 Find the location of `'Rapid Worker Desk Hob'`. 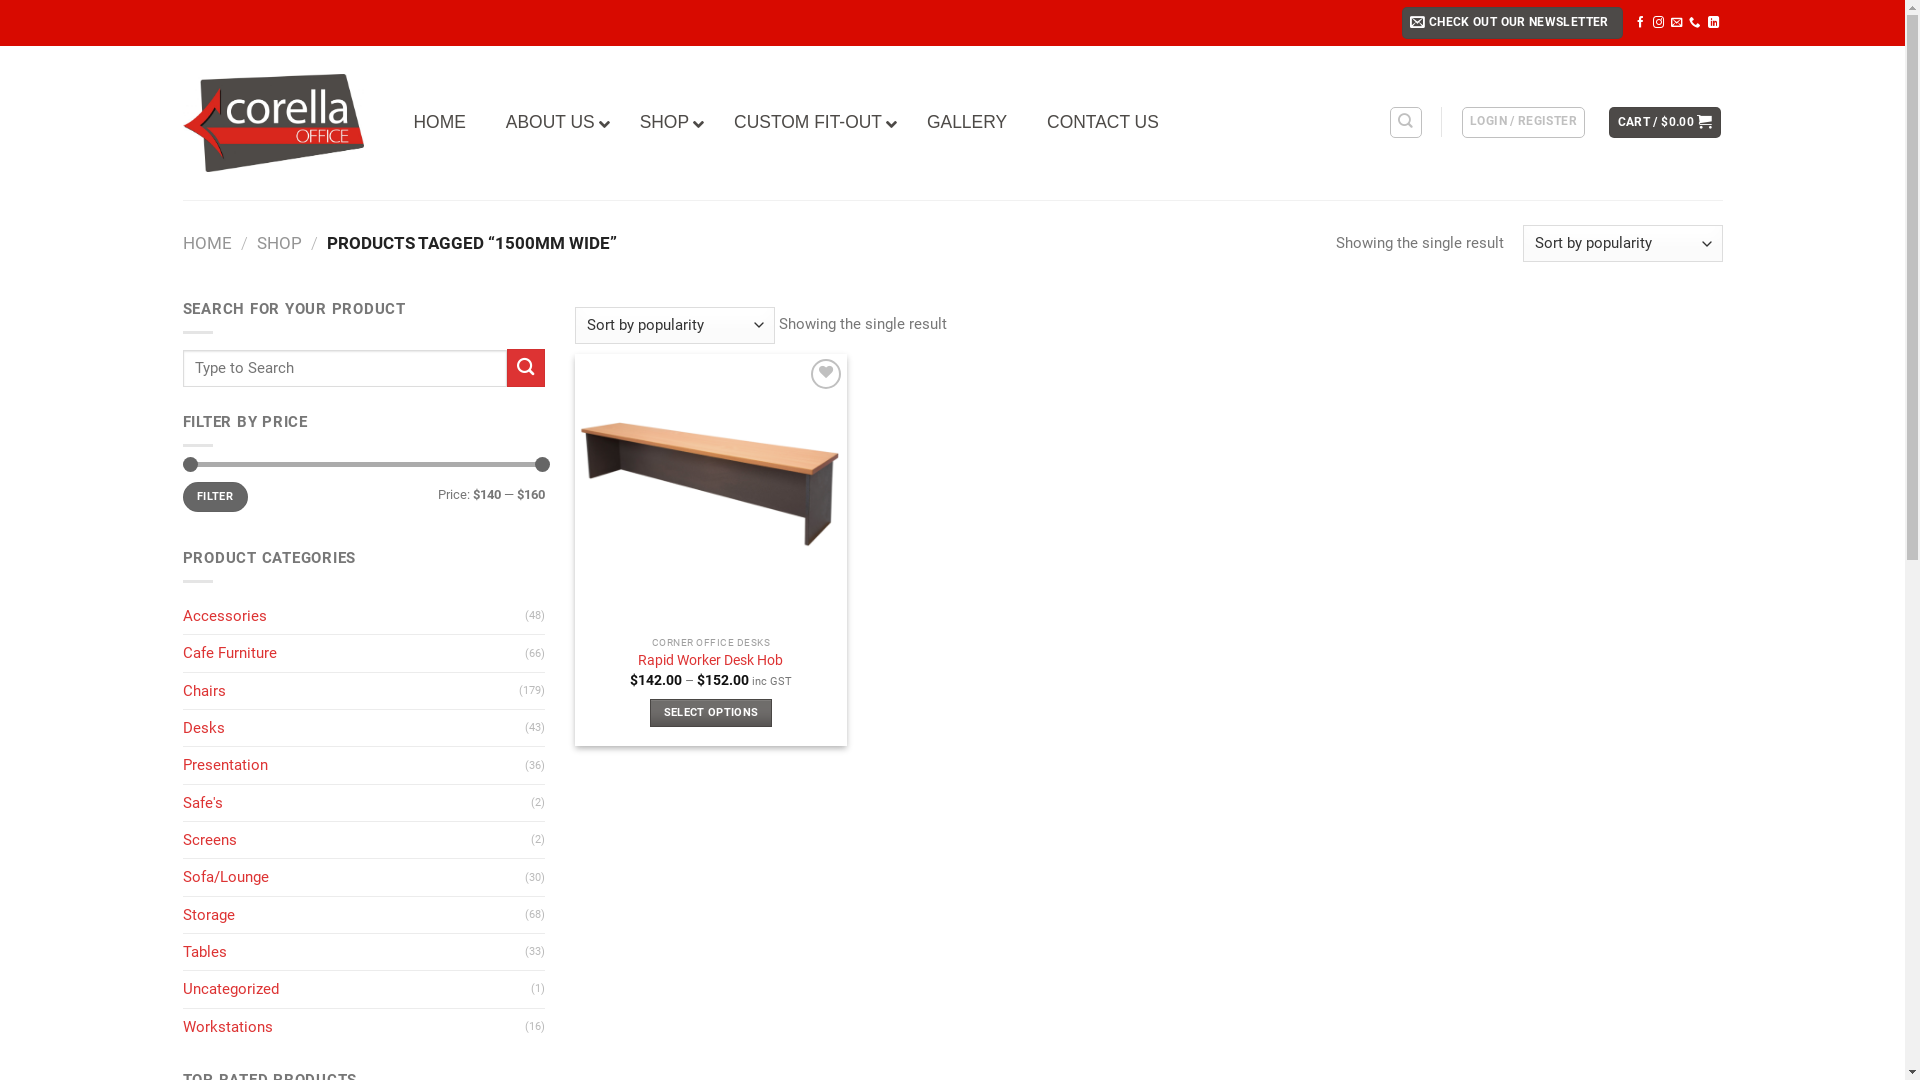

'Rapid Worker Desk Hob' is located at coordinates (710, 660).